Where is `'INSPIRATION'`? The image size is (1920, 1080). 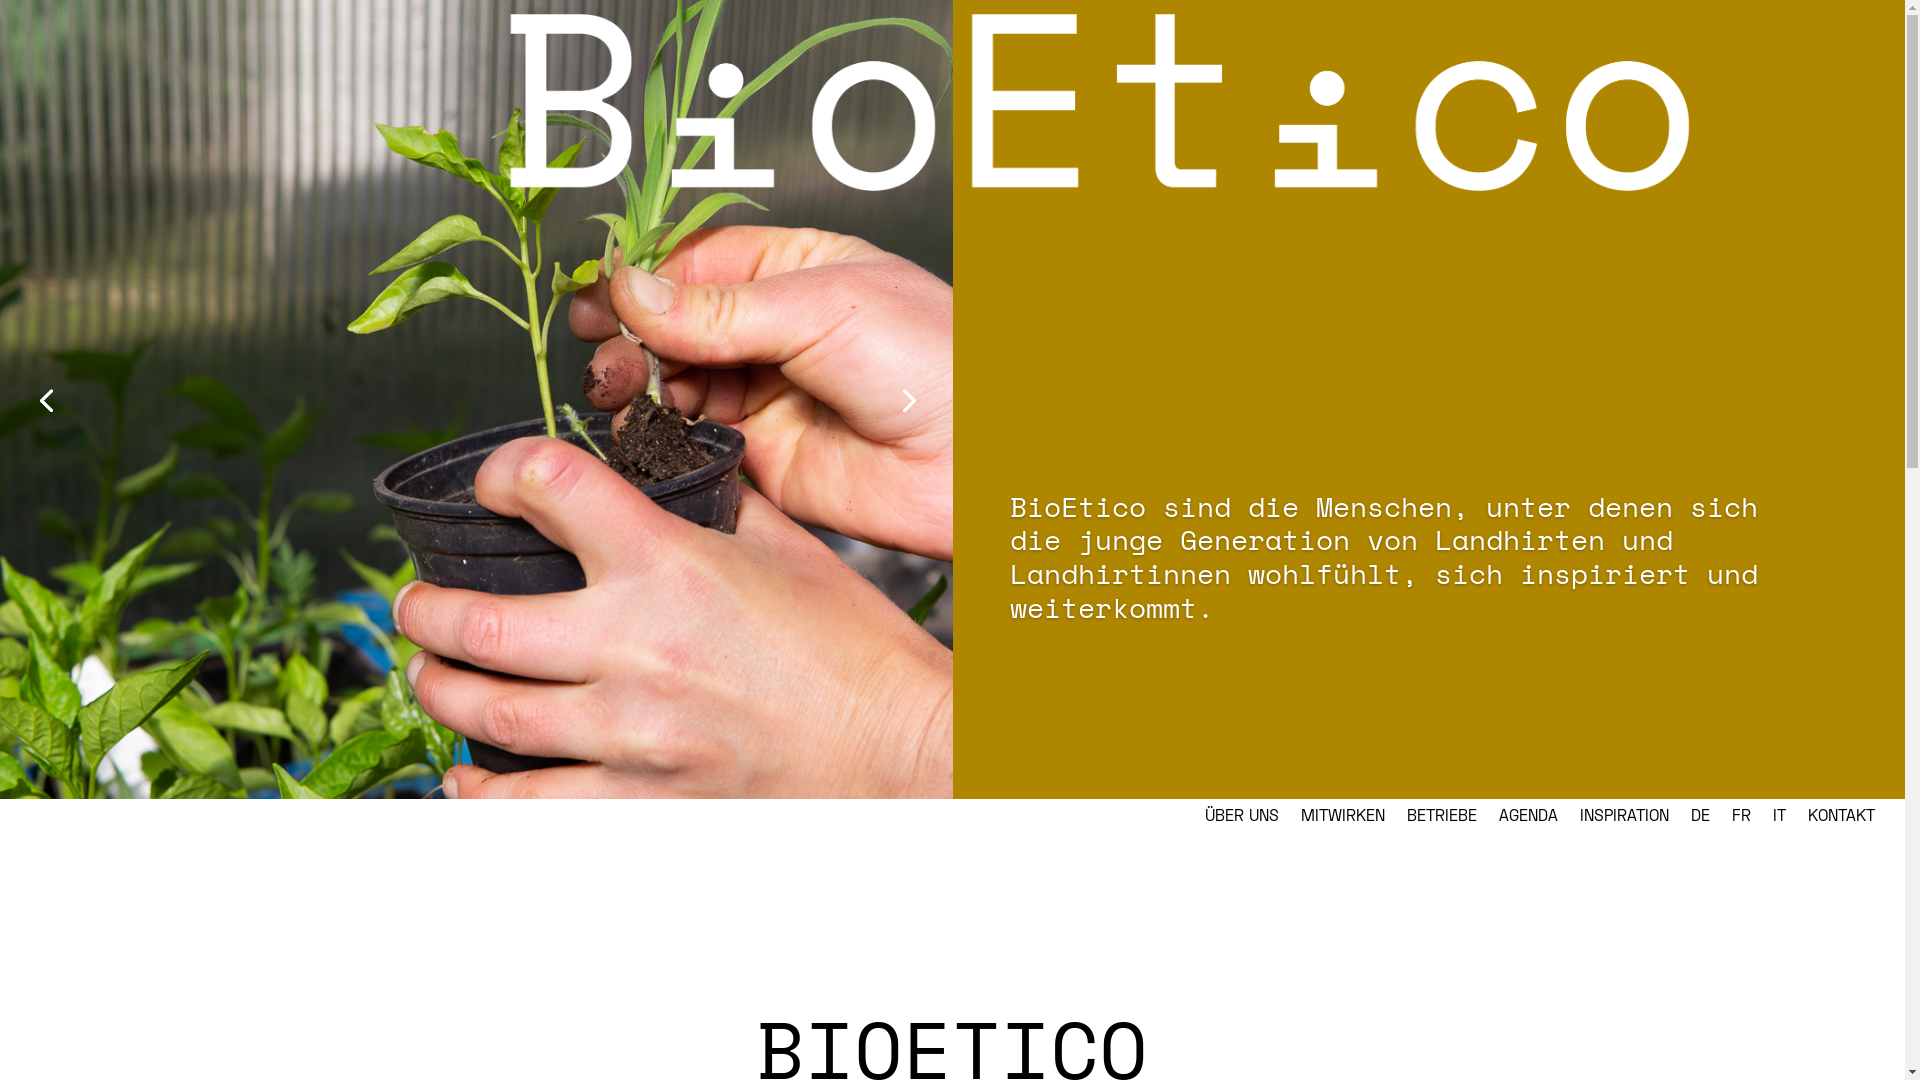
'INSPIRATION' is located at coordinates (1624, 818).